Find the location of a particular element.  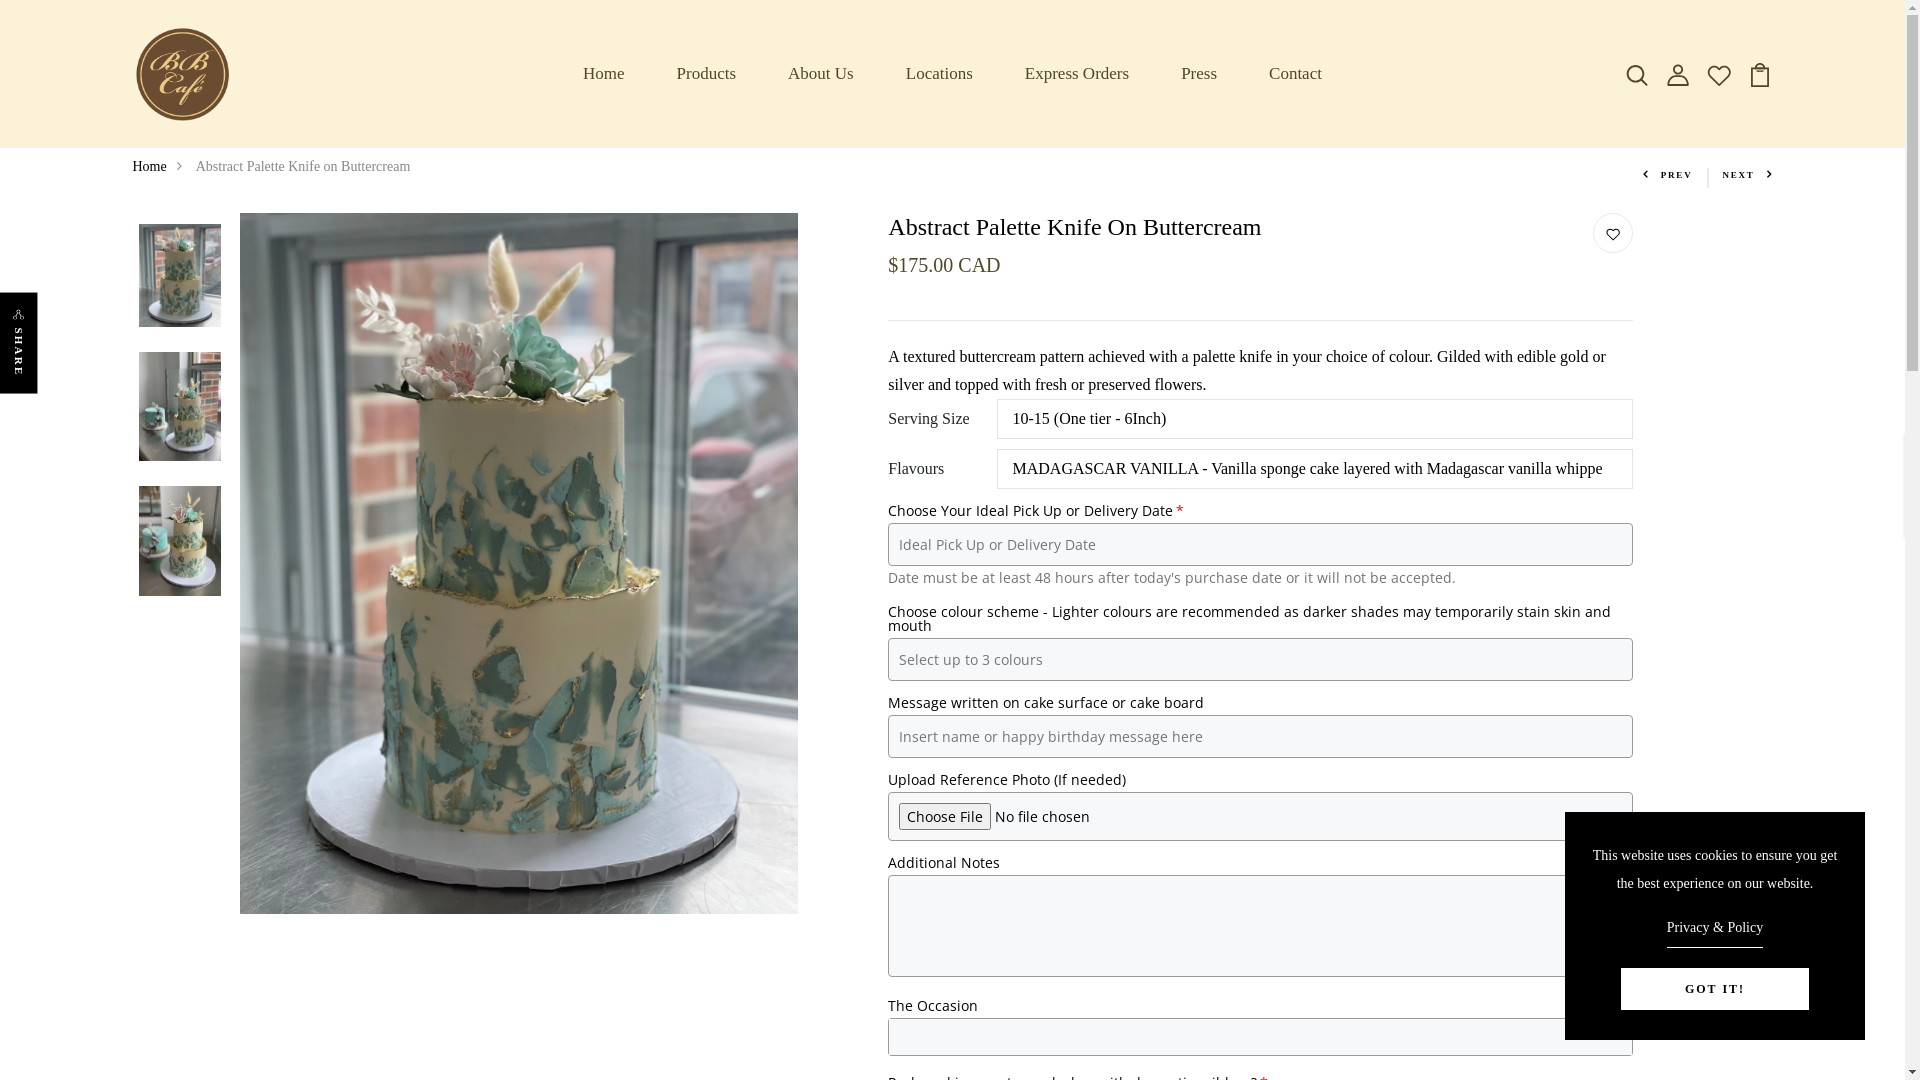

'Log In' is located at coordinates (952, 758).